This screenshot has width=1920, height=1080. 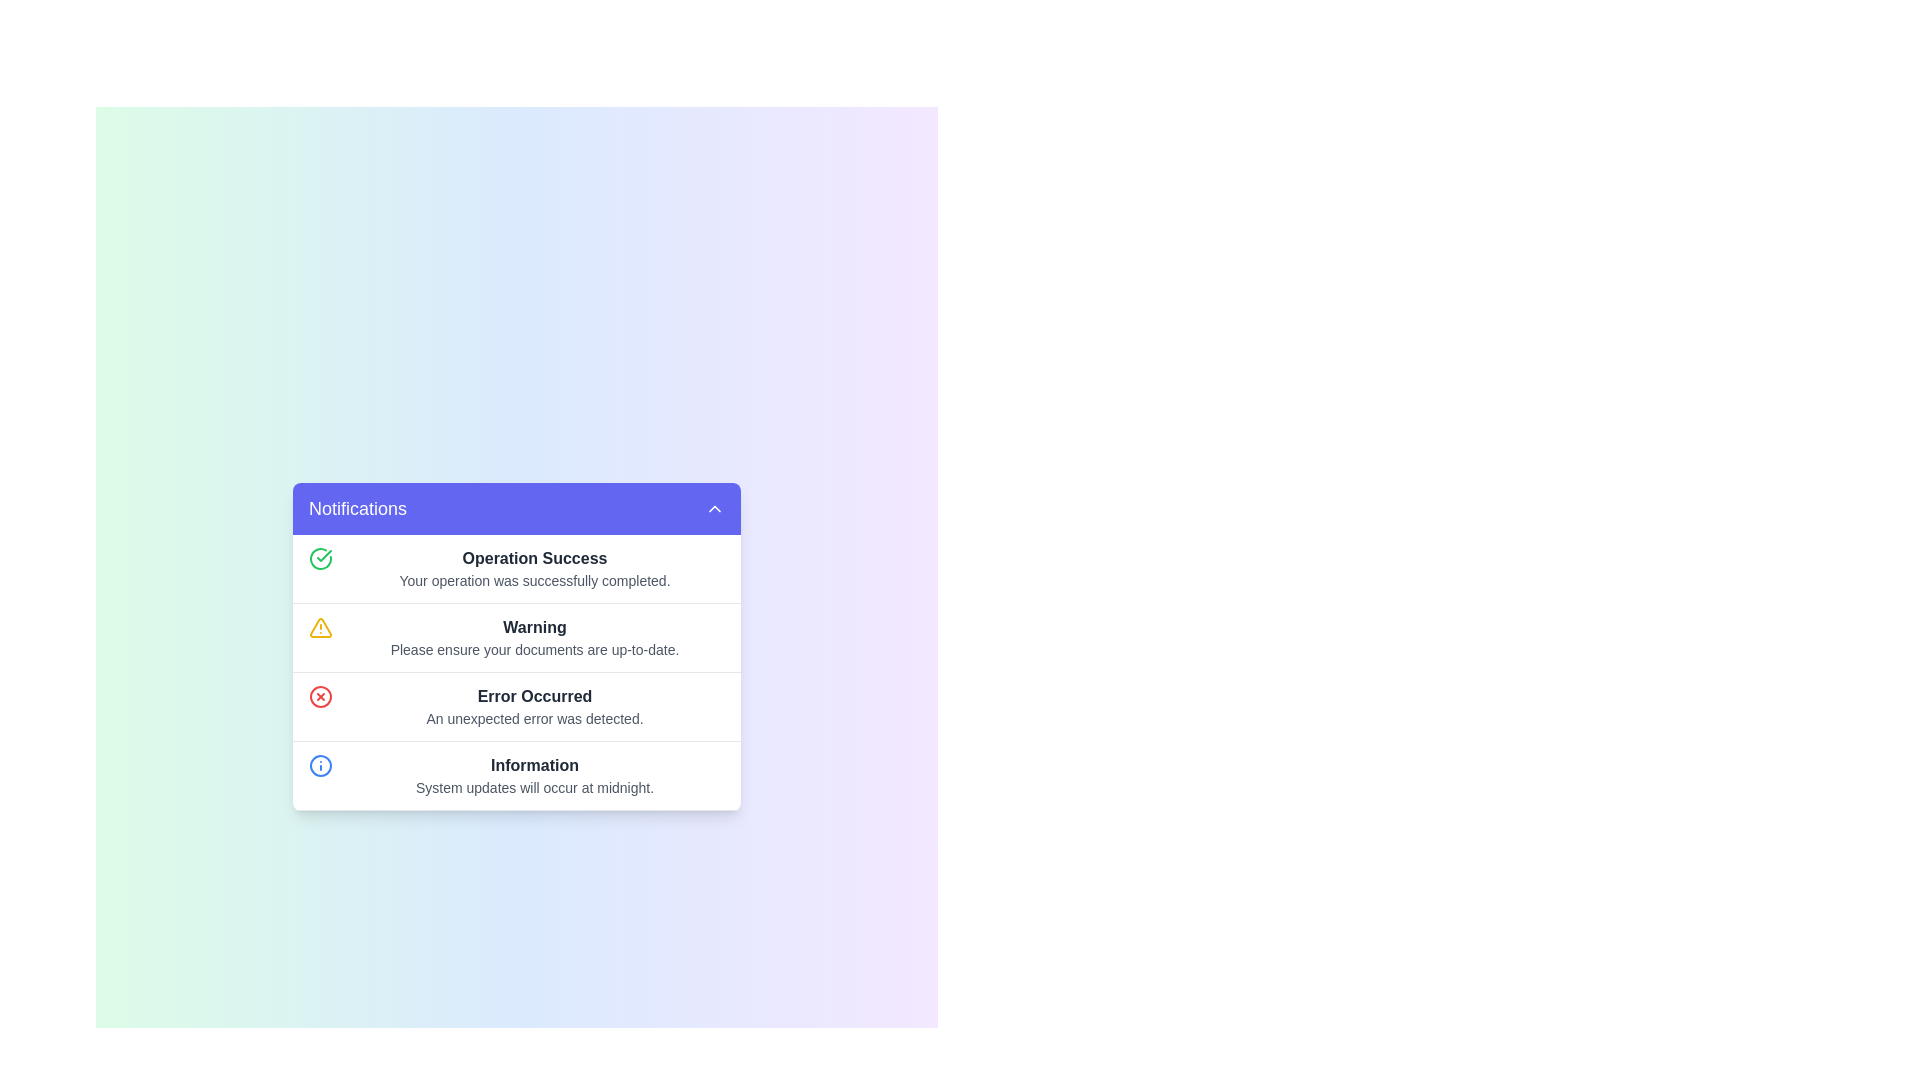 I want to click on the notification item that conveys information about system updates occurring at midnight, located as the fourth item in the notification panel below the 'Error Occurred' notification, so click(x=517, y=775).